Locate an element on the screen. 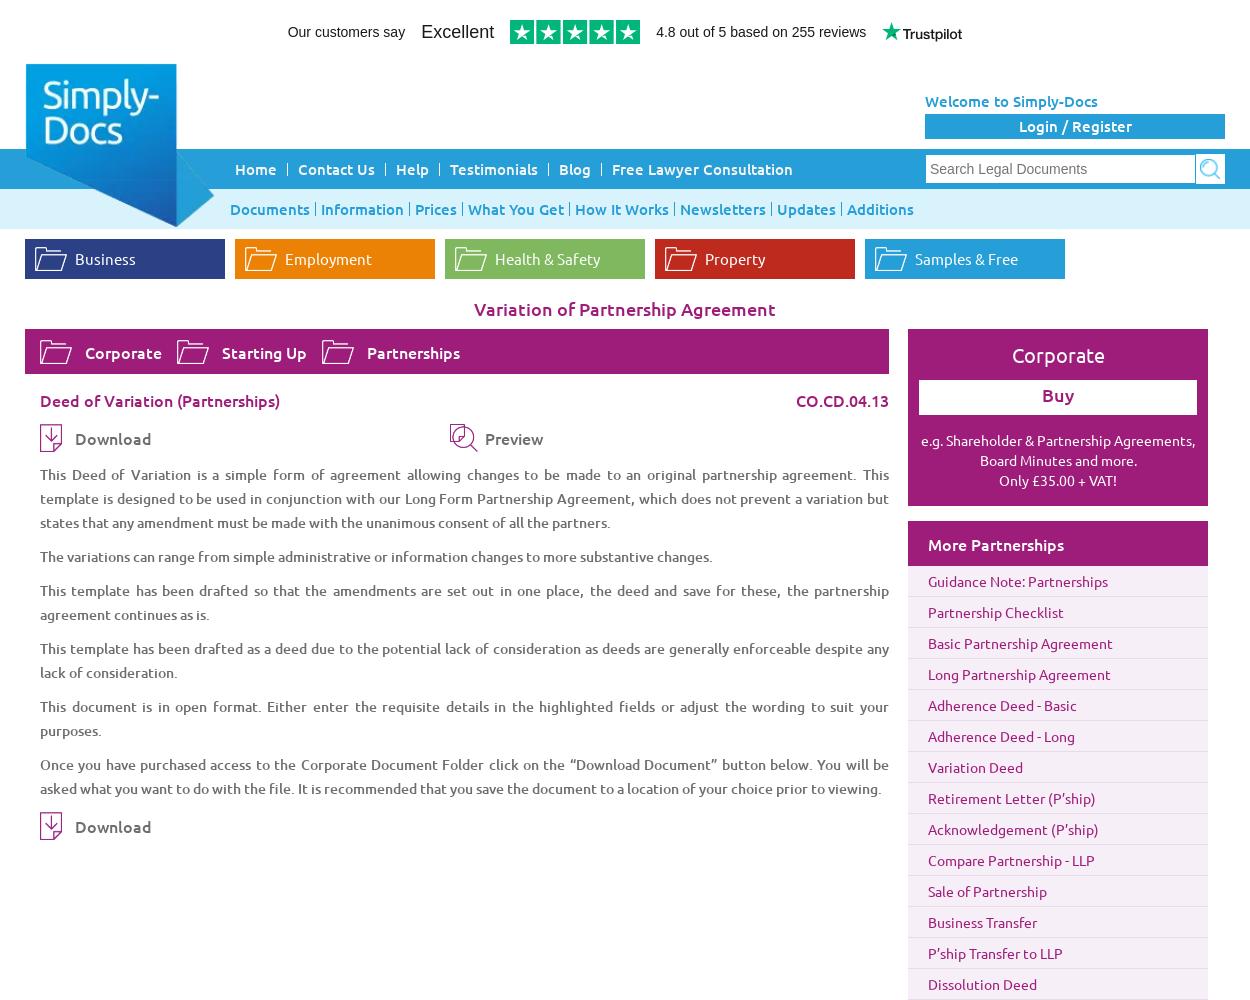  'P’ship Transfer to LLP' is located at coordinates (994, 952).